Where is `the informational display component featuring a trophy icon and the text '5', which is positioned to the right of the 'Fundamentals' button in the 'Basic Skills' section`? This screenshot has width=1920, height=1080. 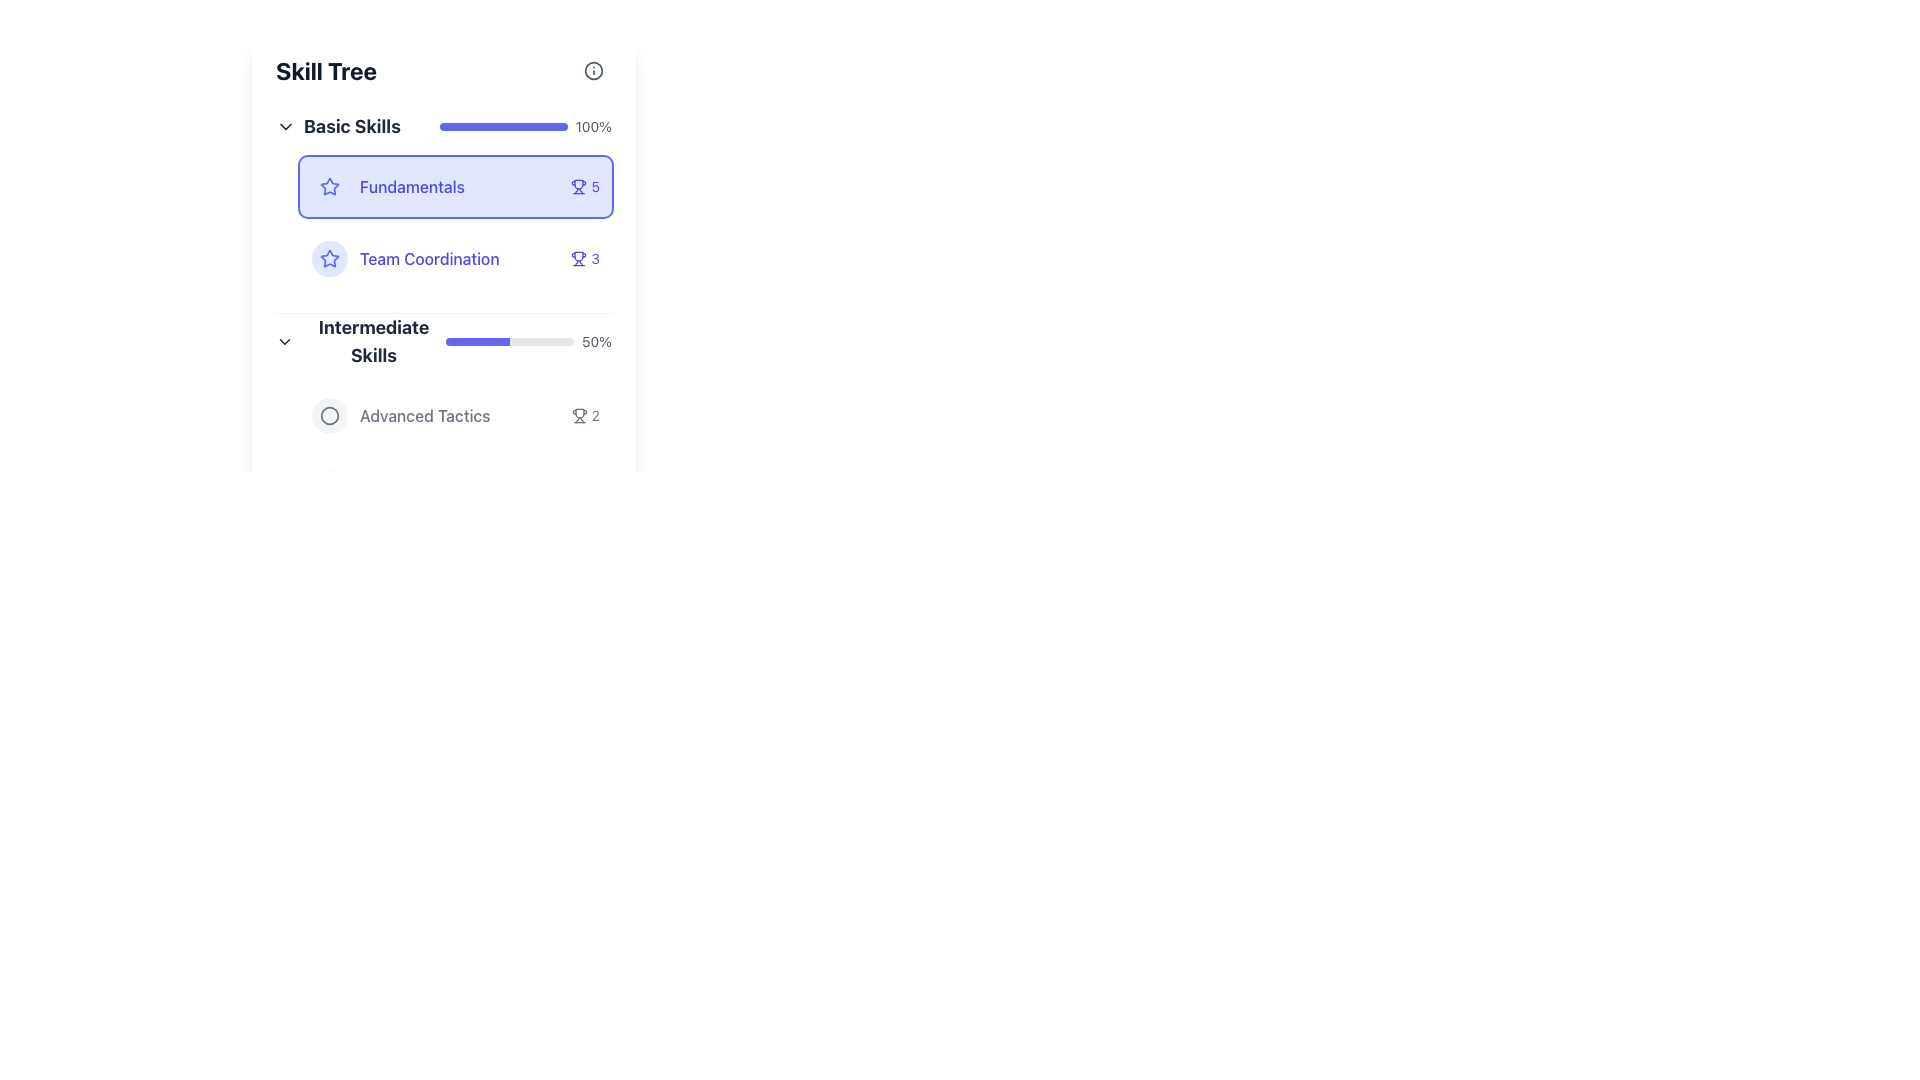
the informational display component featuring a trophy icon and the text '5', which is positioned to the right of the 'Fundamentals' button in the 'Basic Skills' section is located at coordinates (584, 186).